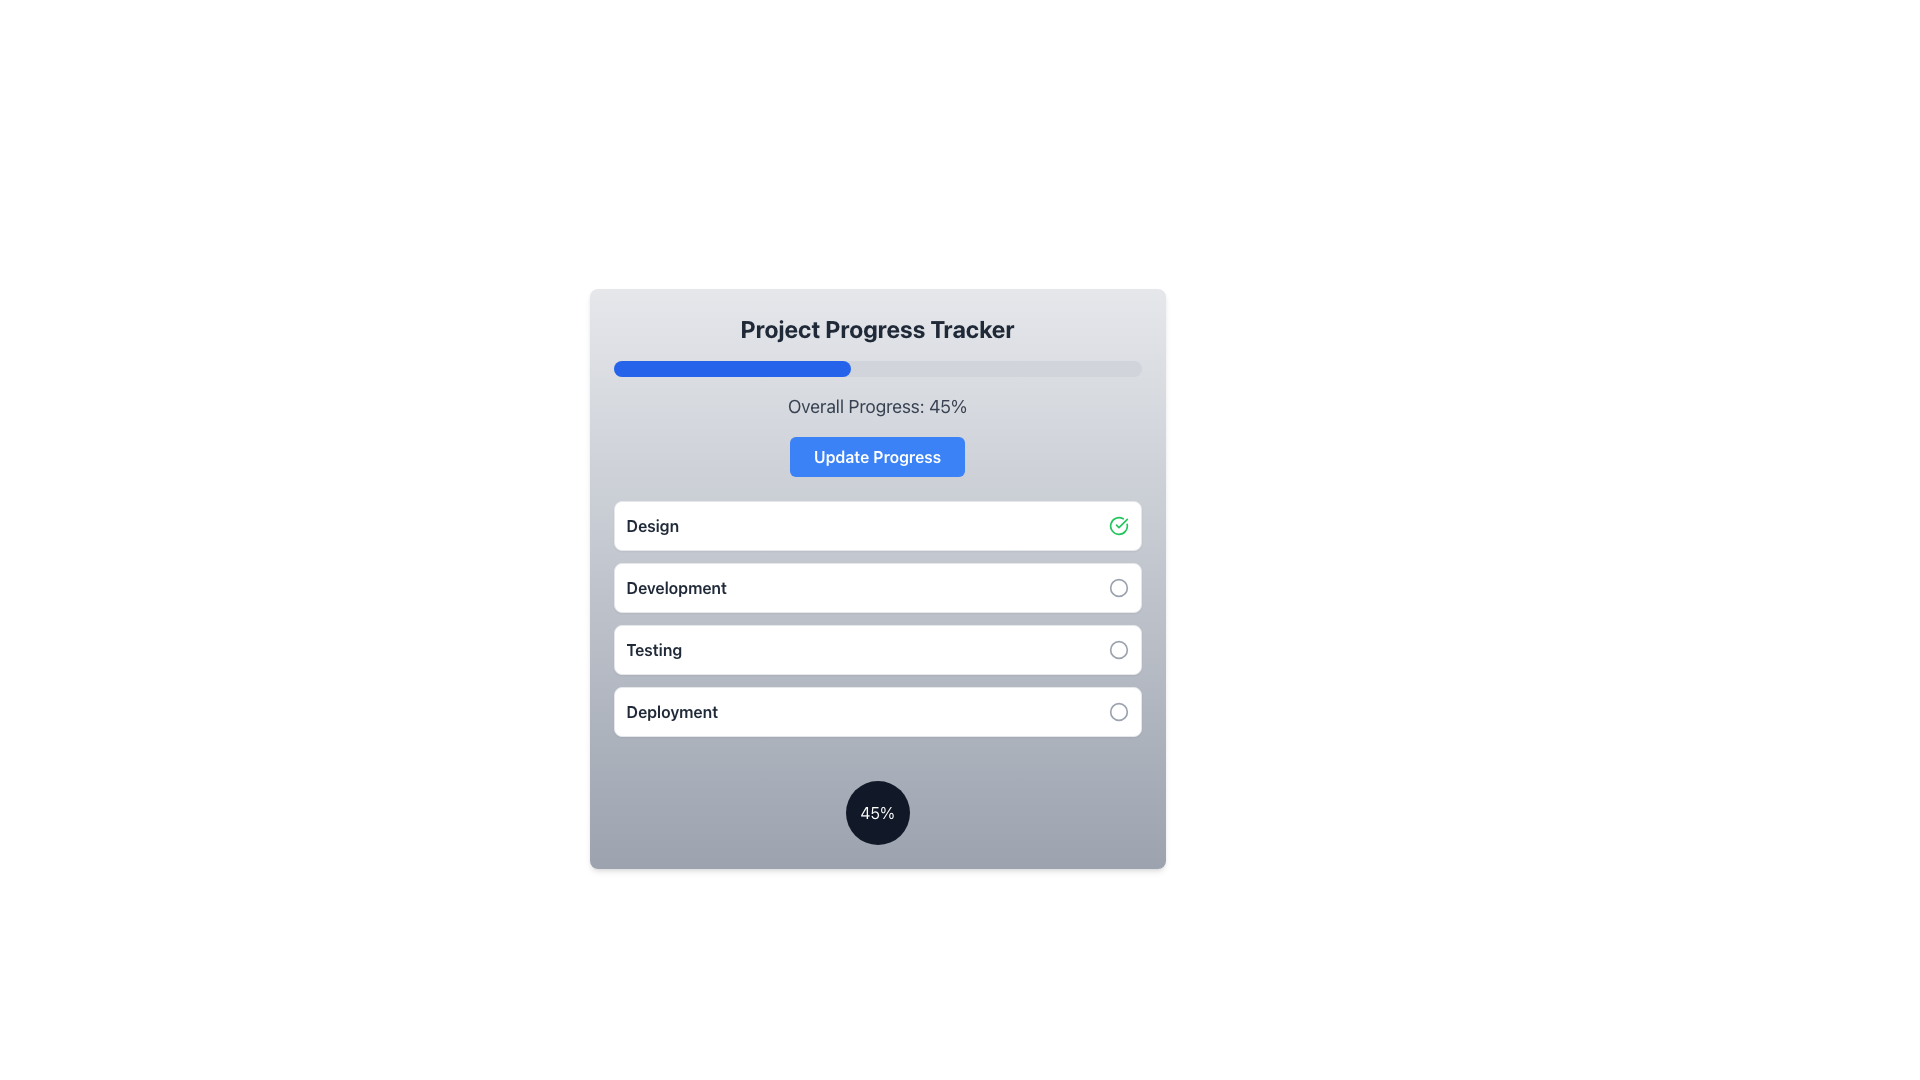  I want to click on the header titled 'Project Progress Tracker', which is a bold, larger font text element styled in dark gray, positioned at the top of the panel, so click(877, 327).